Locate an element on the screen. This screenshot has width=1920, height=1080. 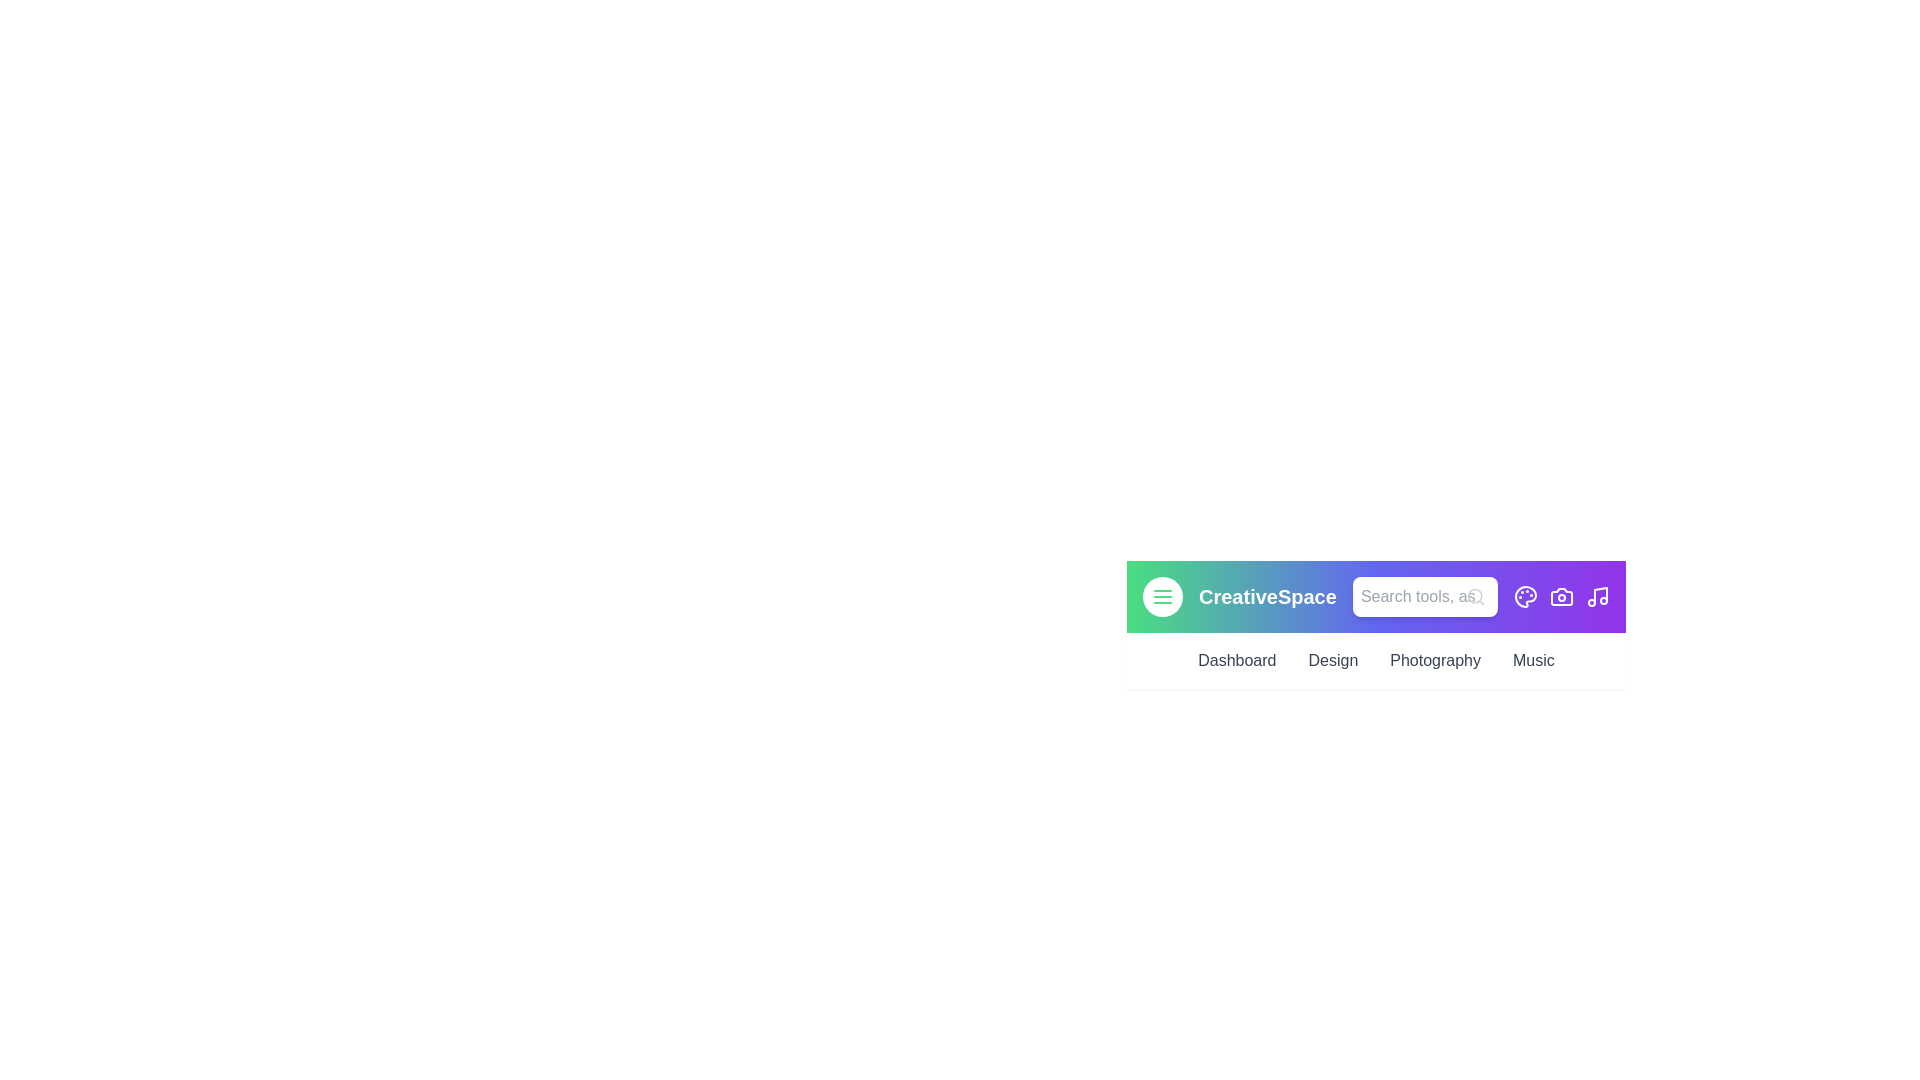
the toolbar icon Palette is located at coordinates (1525, 596).